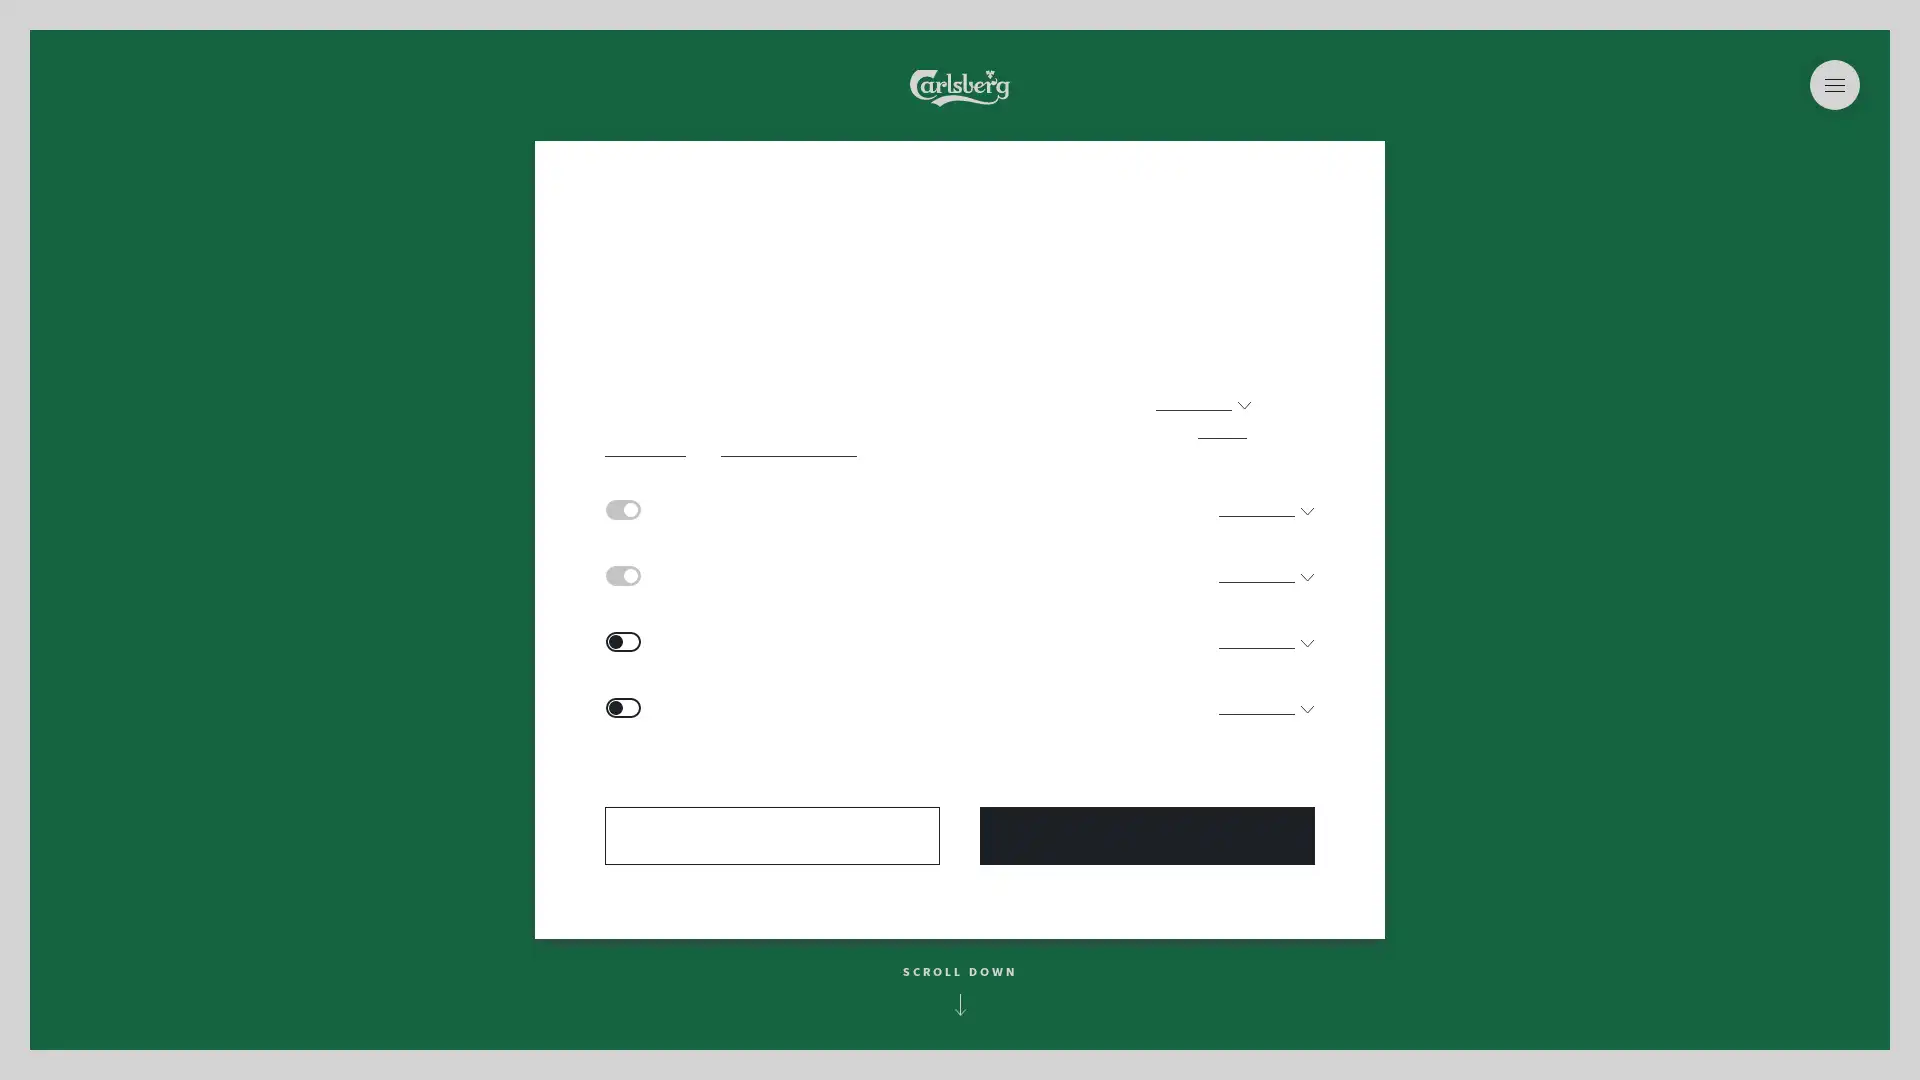 The height and width of the screenshot is (1080, 1920). Describe the element at coordinates (771, 836) in the screenshot. I see `Refuse optional` at that location.